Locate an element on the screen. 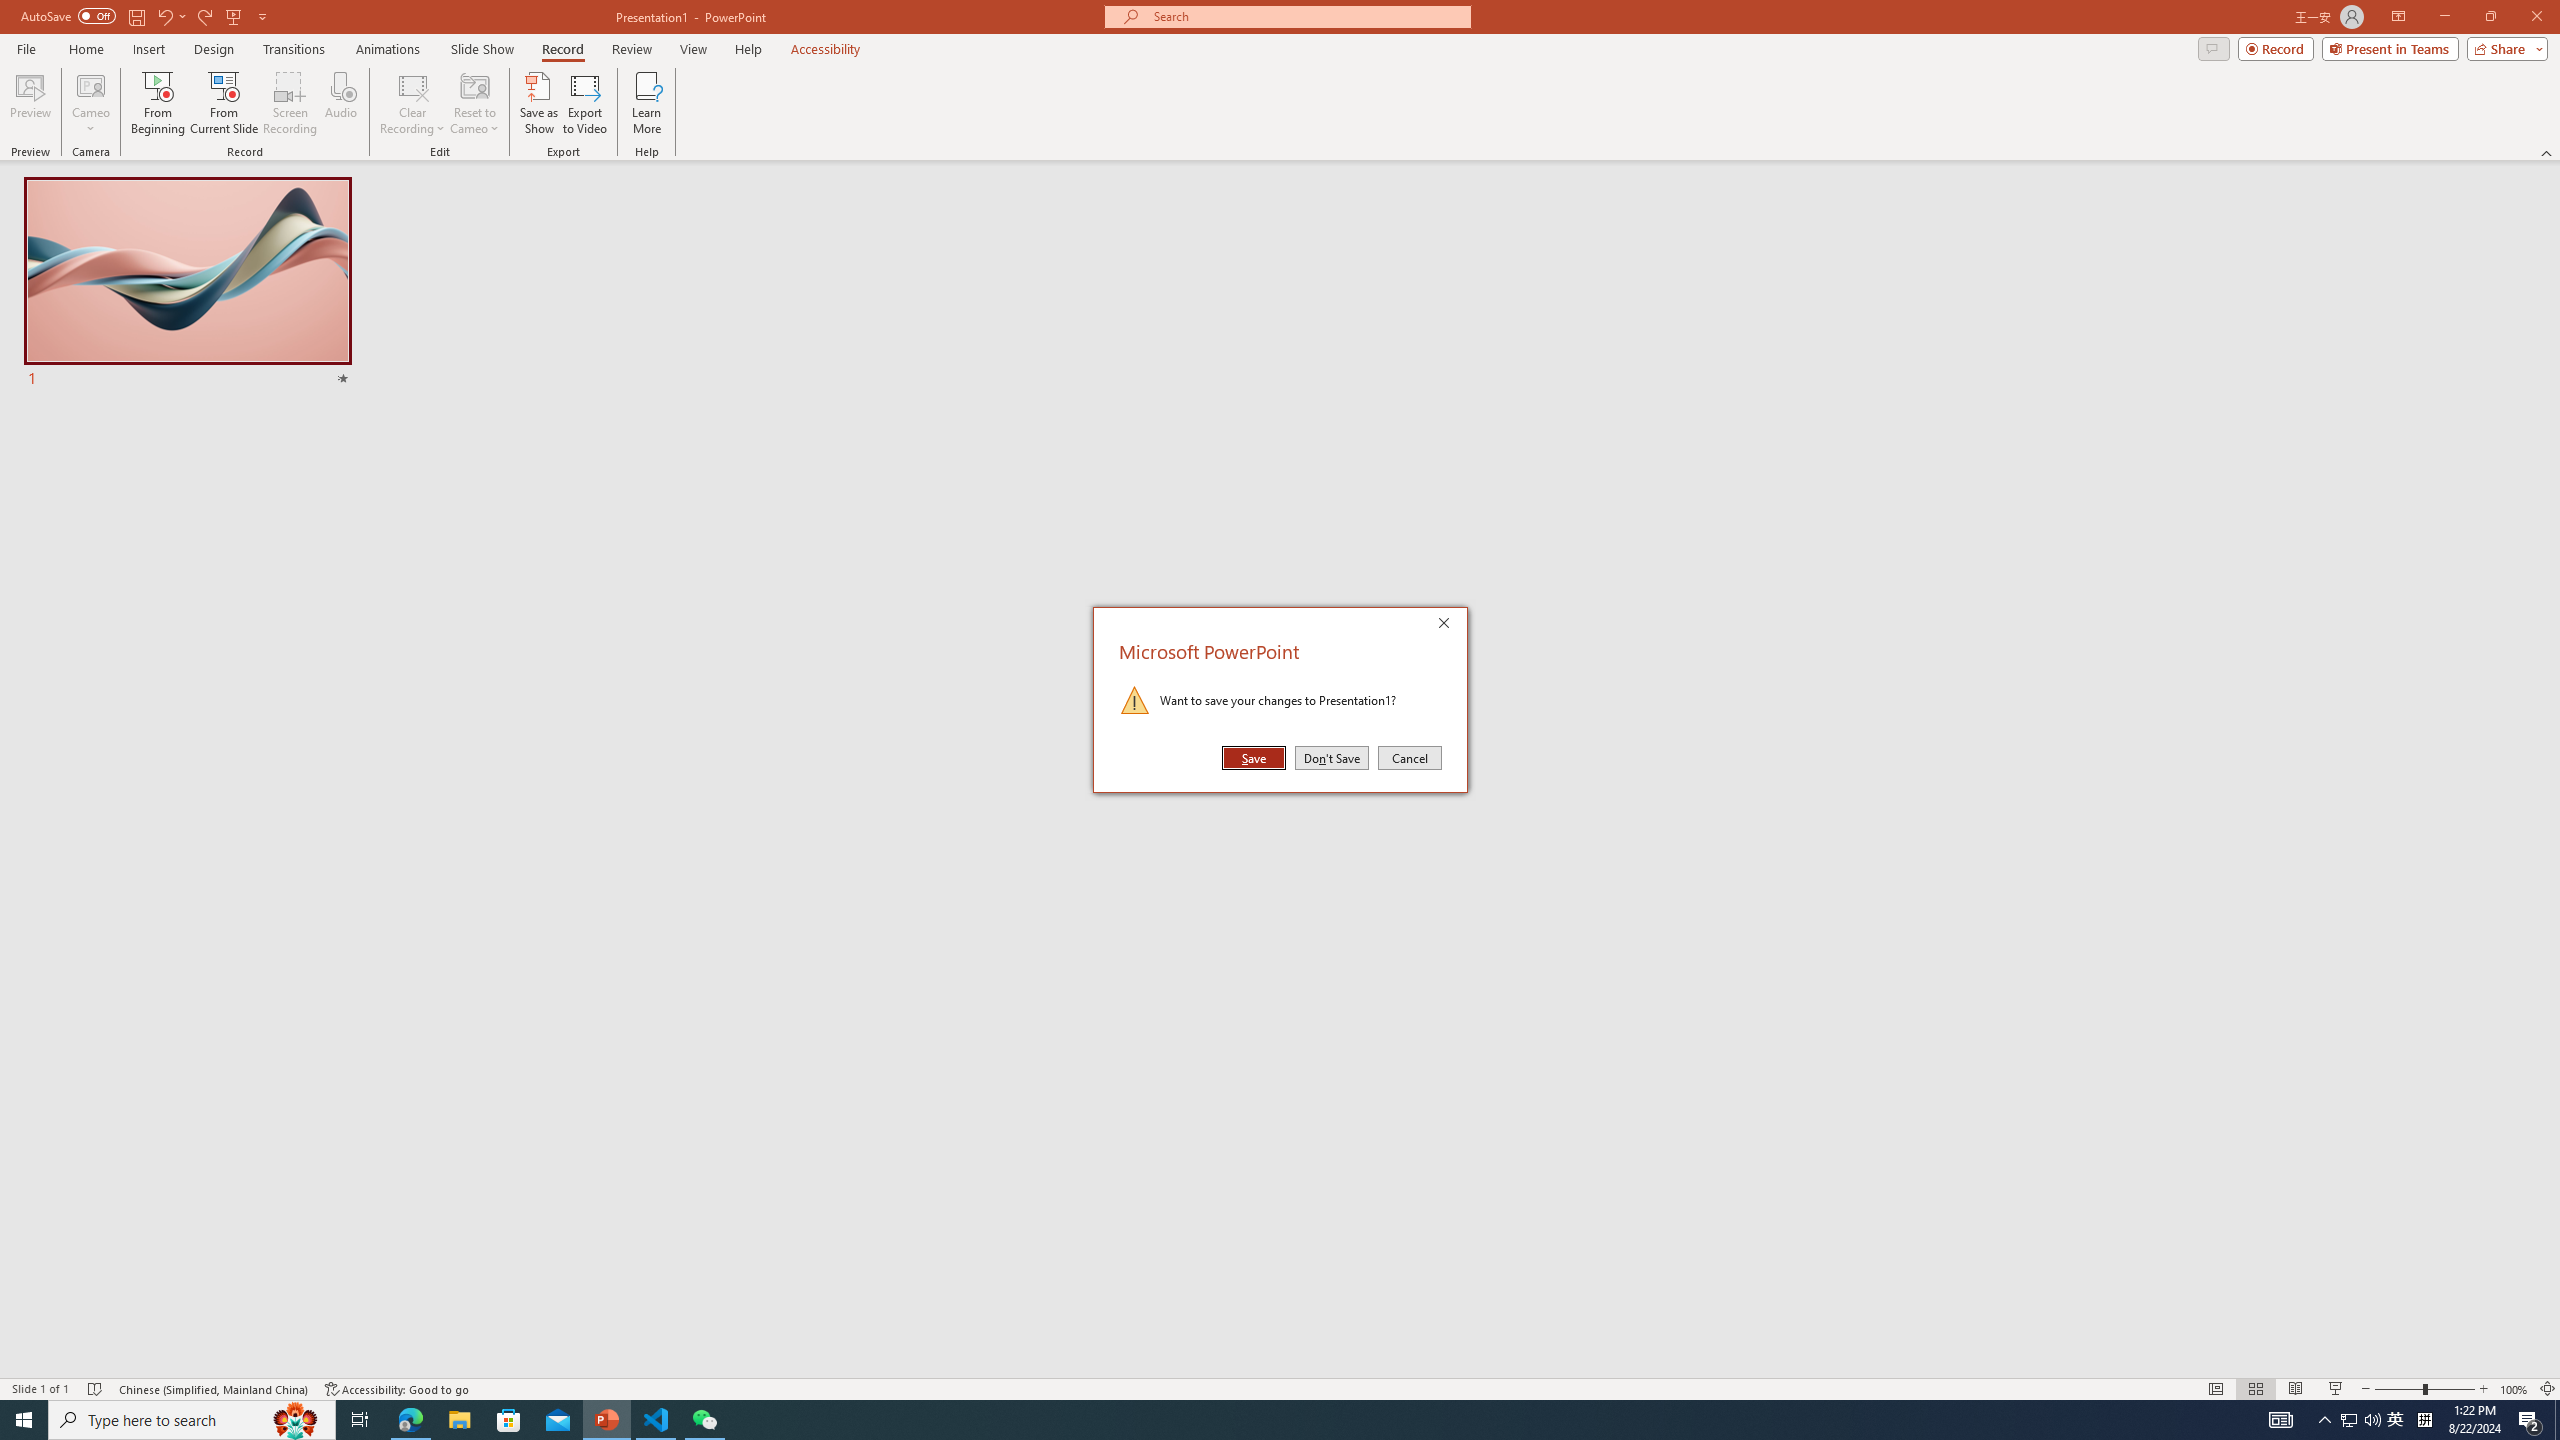 This screenshot has width=2560, height=1440. 'Audio' is located at coordinates (339, 103).